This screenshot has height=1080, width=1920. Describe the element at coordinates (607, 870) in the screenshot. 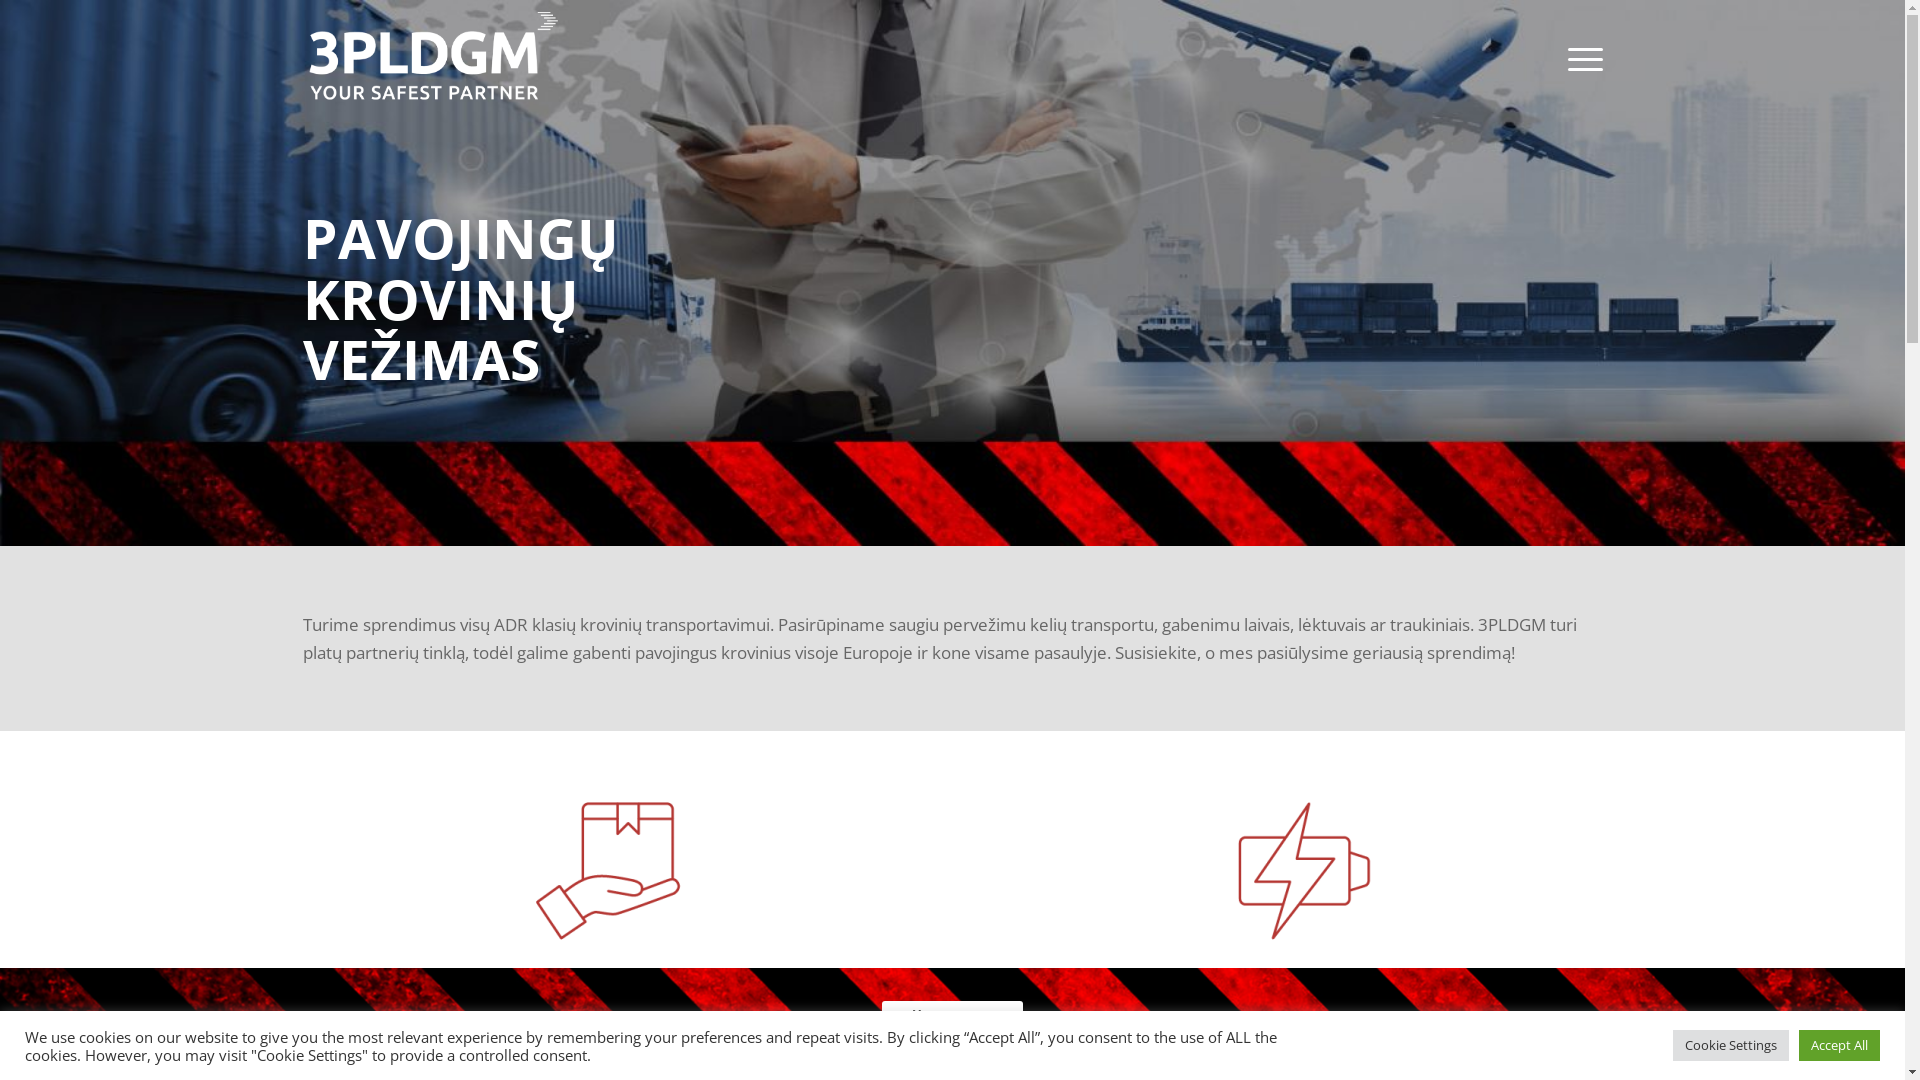

I see `'Icons-04'` at that location.